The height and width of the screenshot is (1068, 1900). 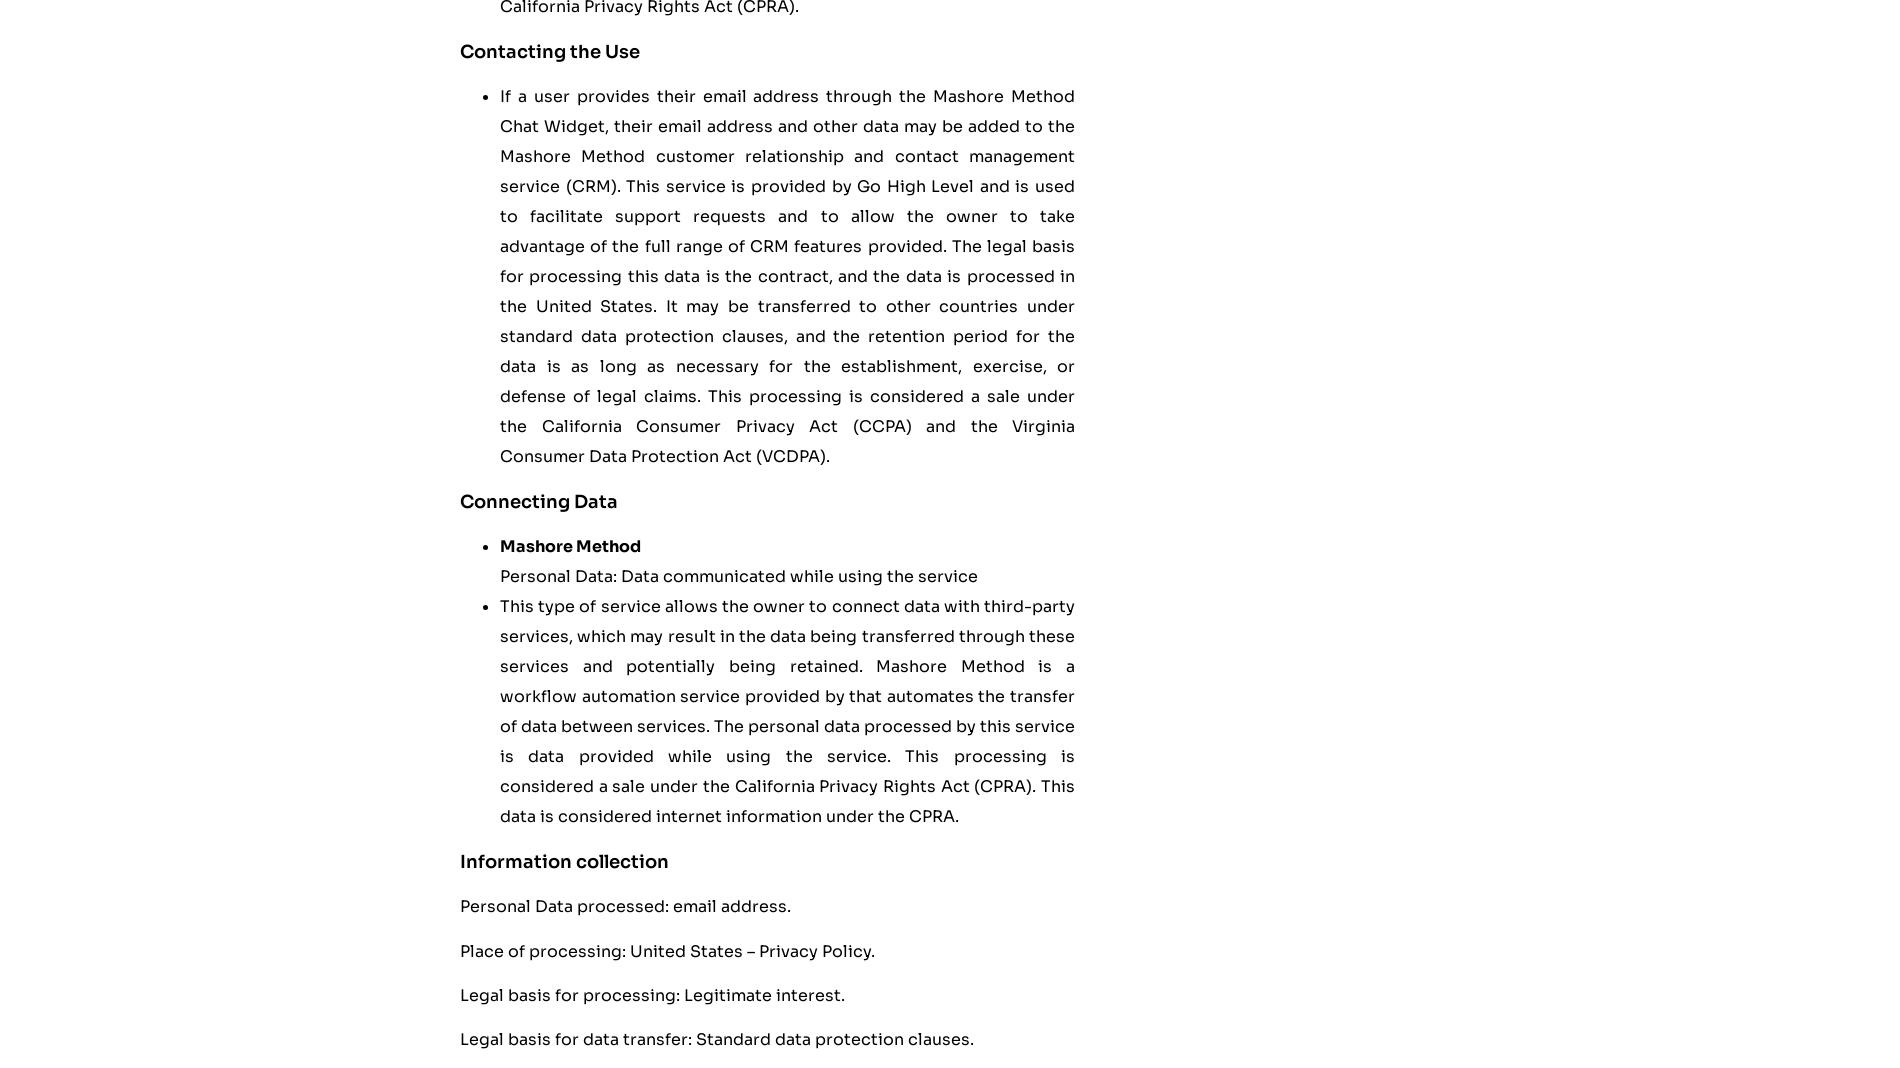 What do you see at coordinates (458, 995) in the screenshot?
I see `'Legal basis for processing: Legitimate interest.'` at bounding box center [458, 995].